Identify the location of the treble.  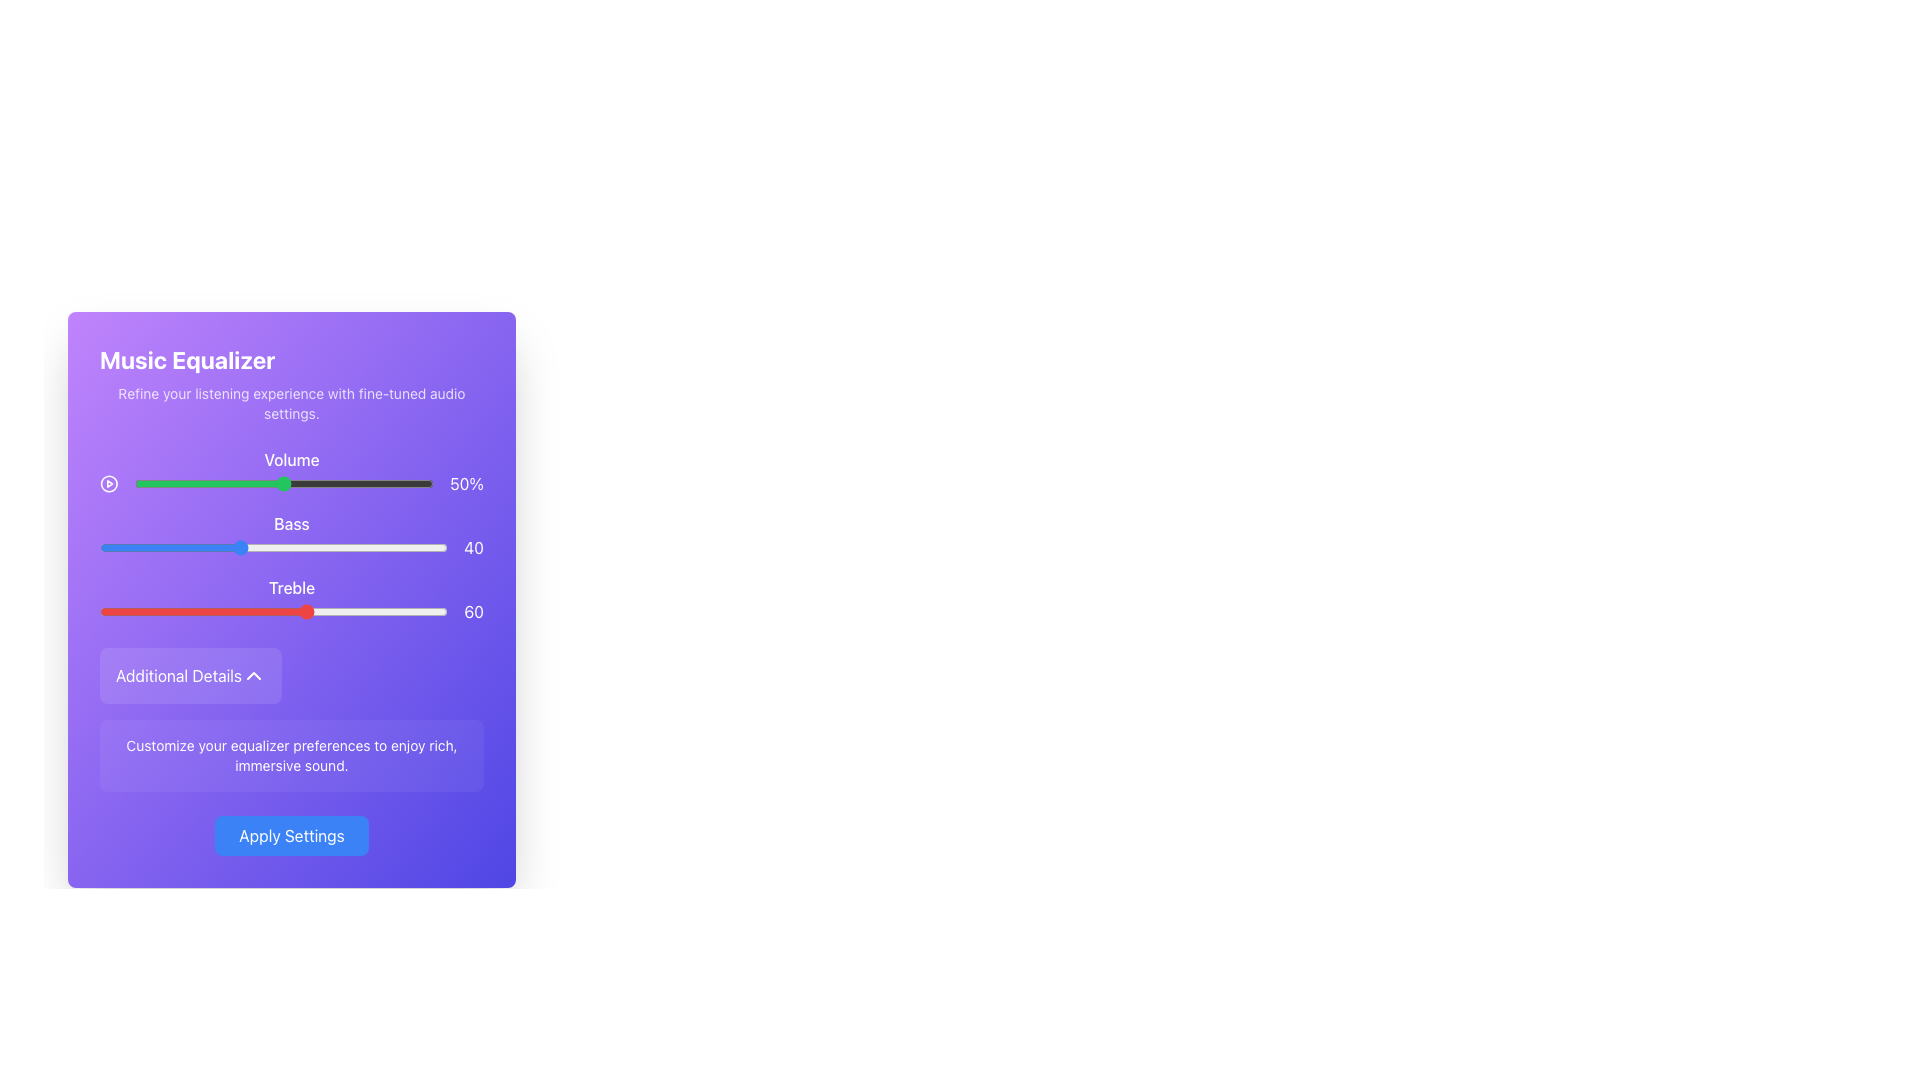
(364, 611).